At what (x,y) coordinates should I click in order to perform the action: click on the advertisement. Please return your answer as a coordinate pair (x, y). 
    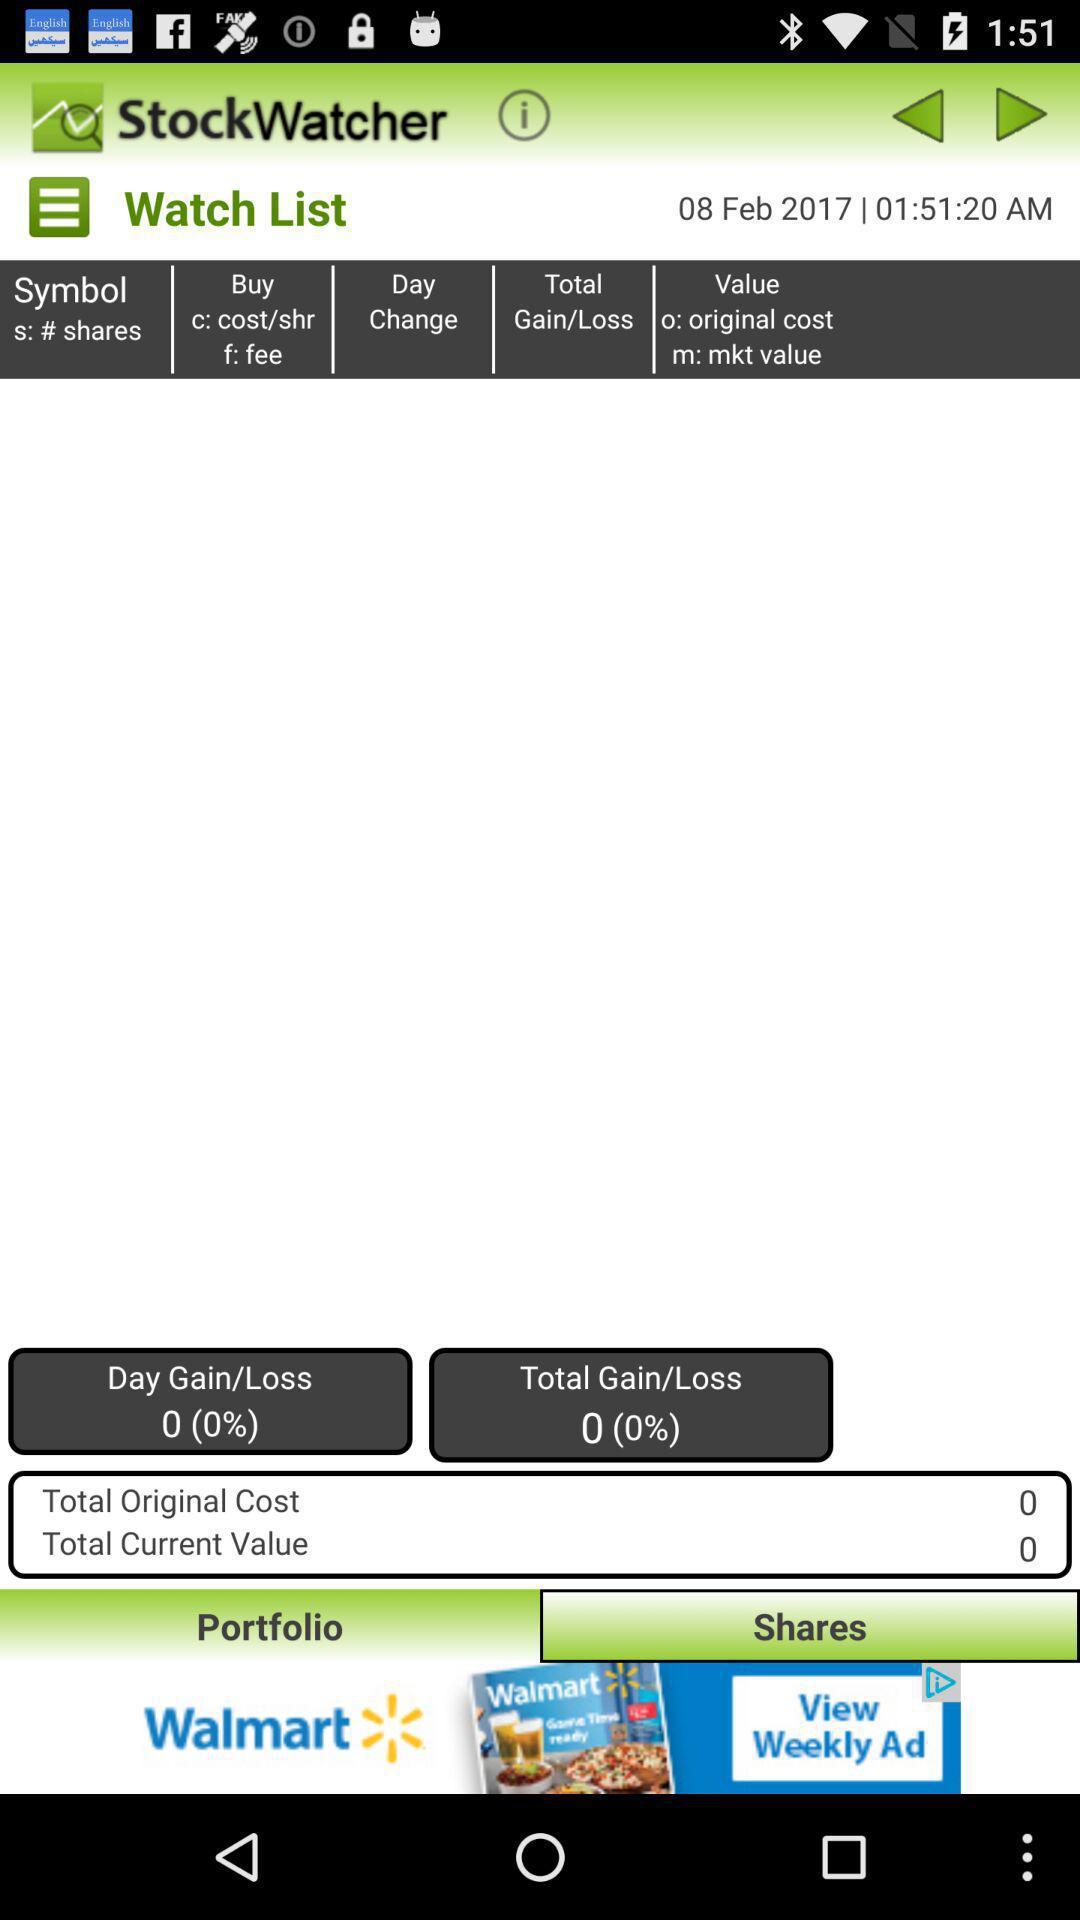
    Looking at the image, I should click on (540, 1727).